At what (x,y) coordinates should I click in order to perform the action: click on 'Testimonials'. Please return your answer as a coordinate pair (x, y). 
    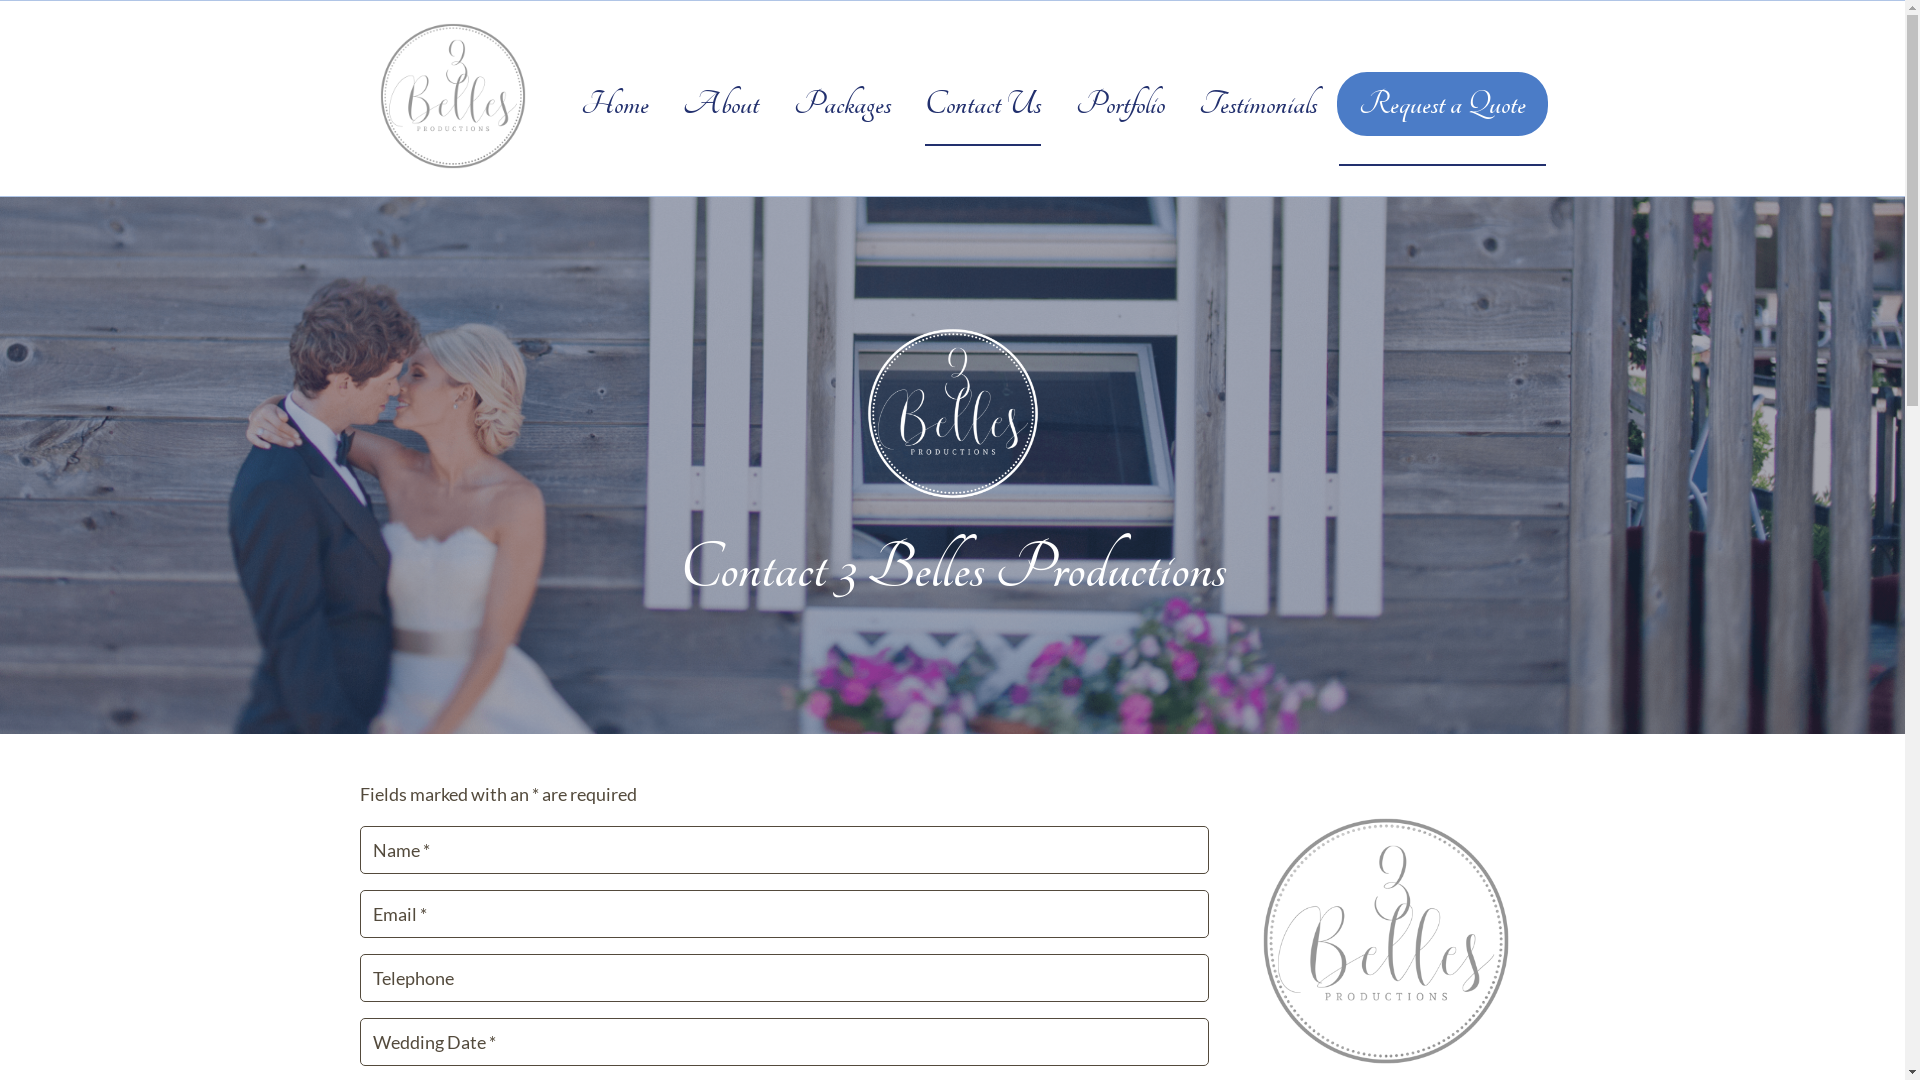
    Looking at the image, I should click on (1256, 104).